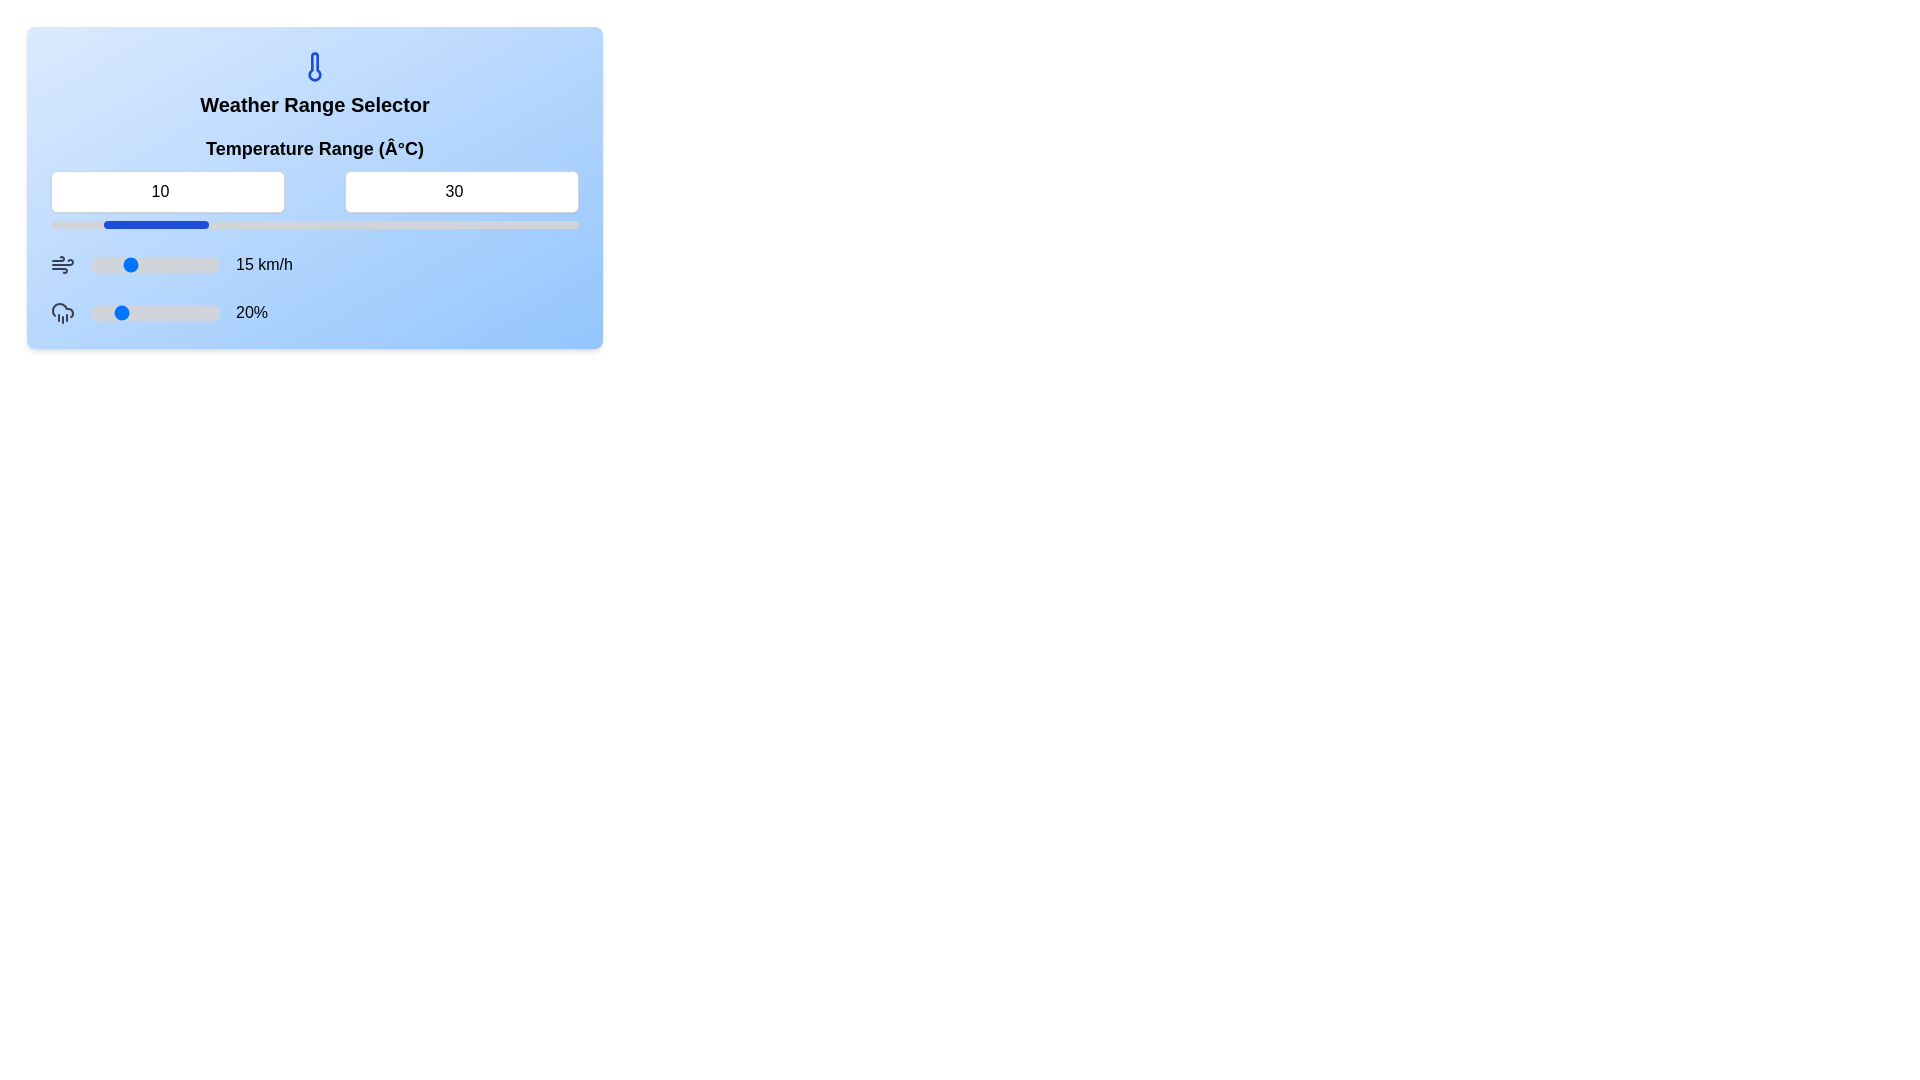  I want to click on the decorative vector icon located at the top-center of the 'Weather Range Selector' component, which is part of the thermometer icon above the 'Temperature Range (°C)' text, so click(314, 65).